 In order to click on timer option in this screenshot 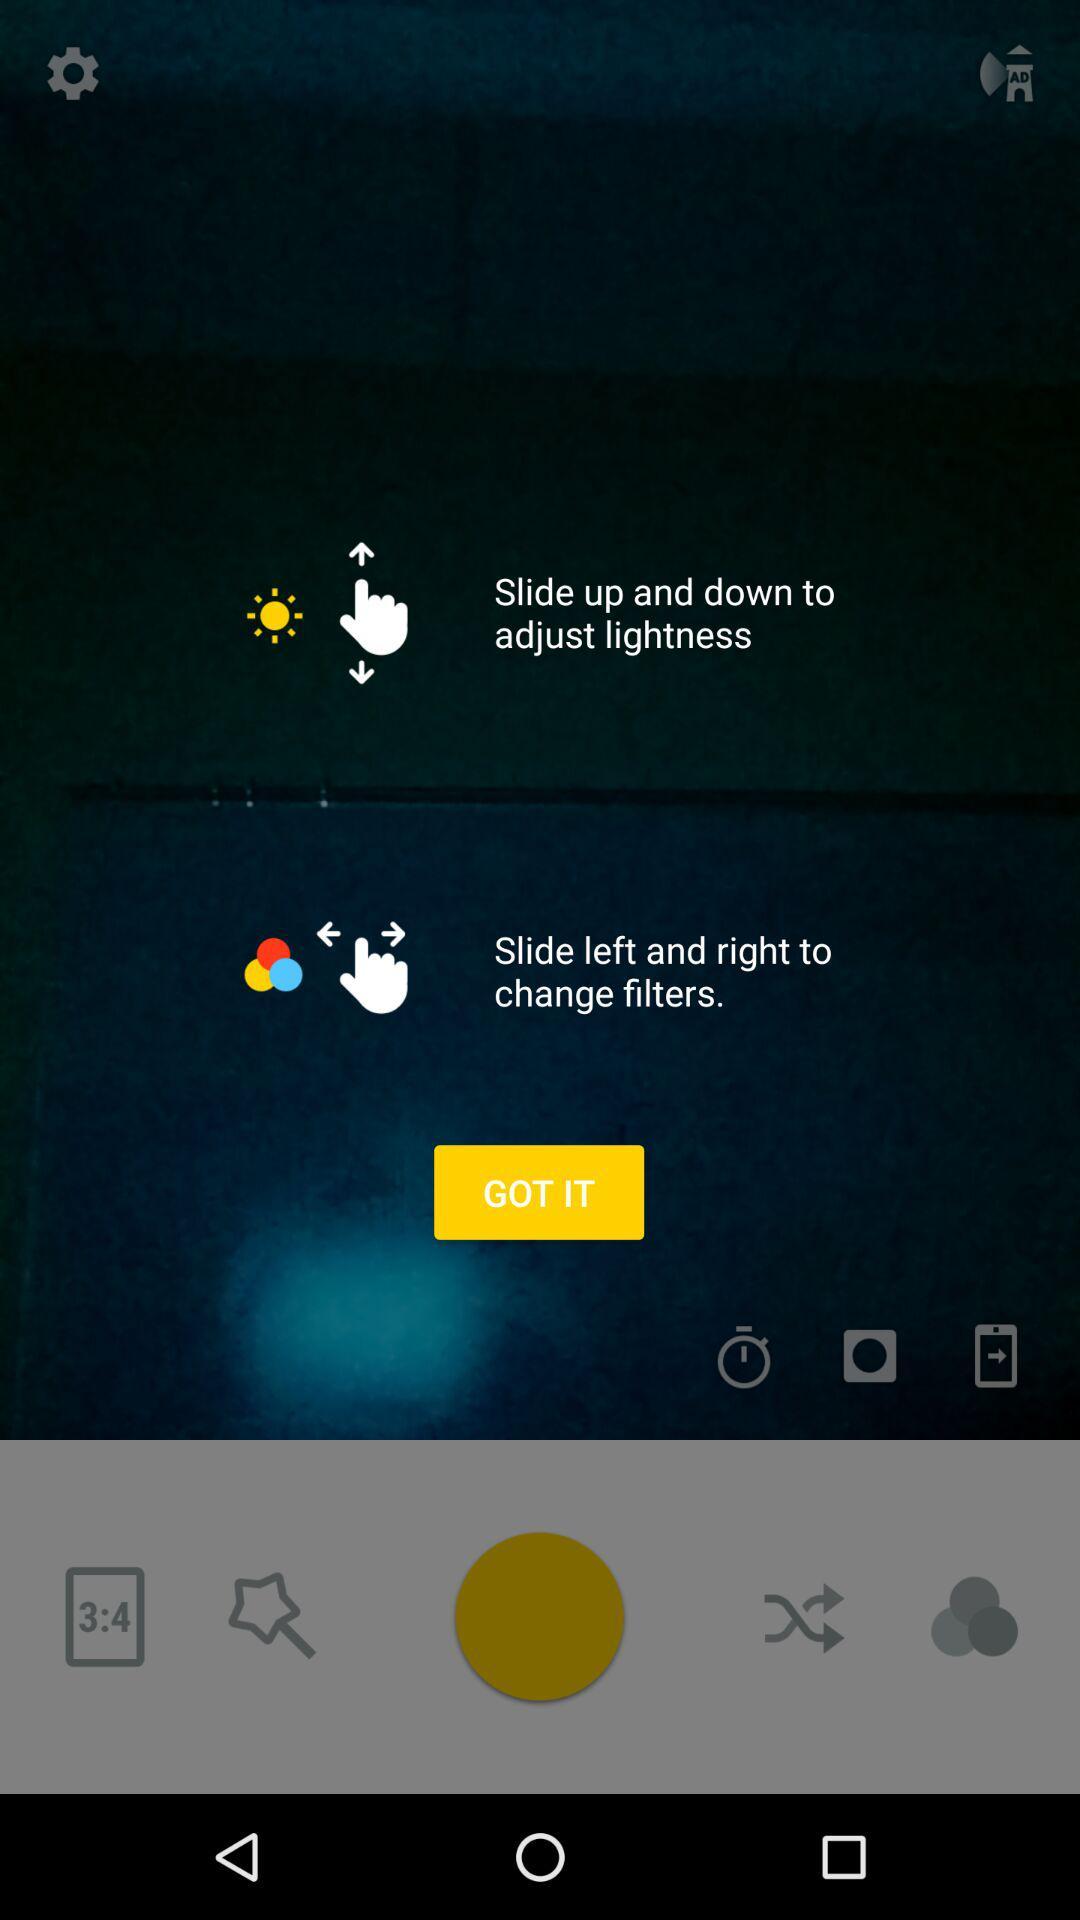, I will do `click(744, 1356)`.